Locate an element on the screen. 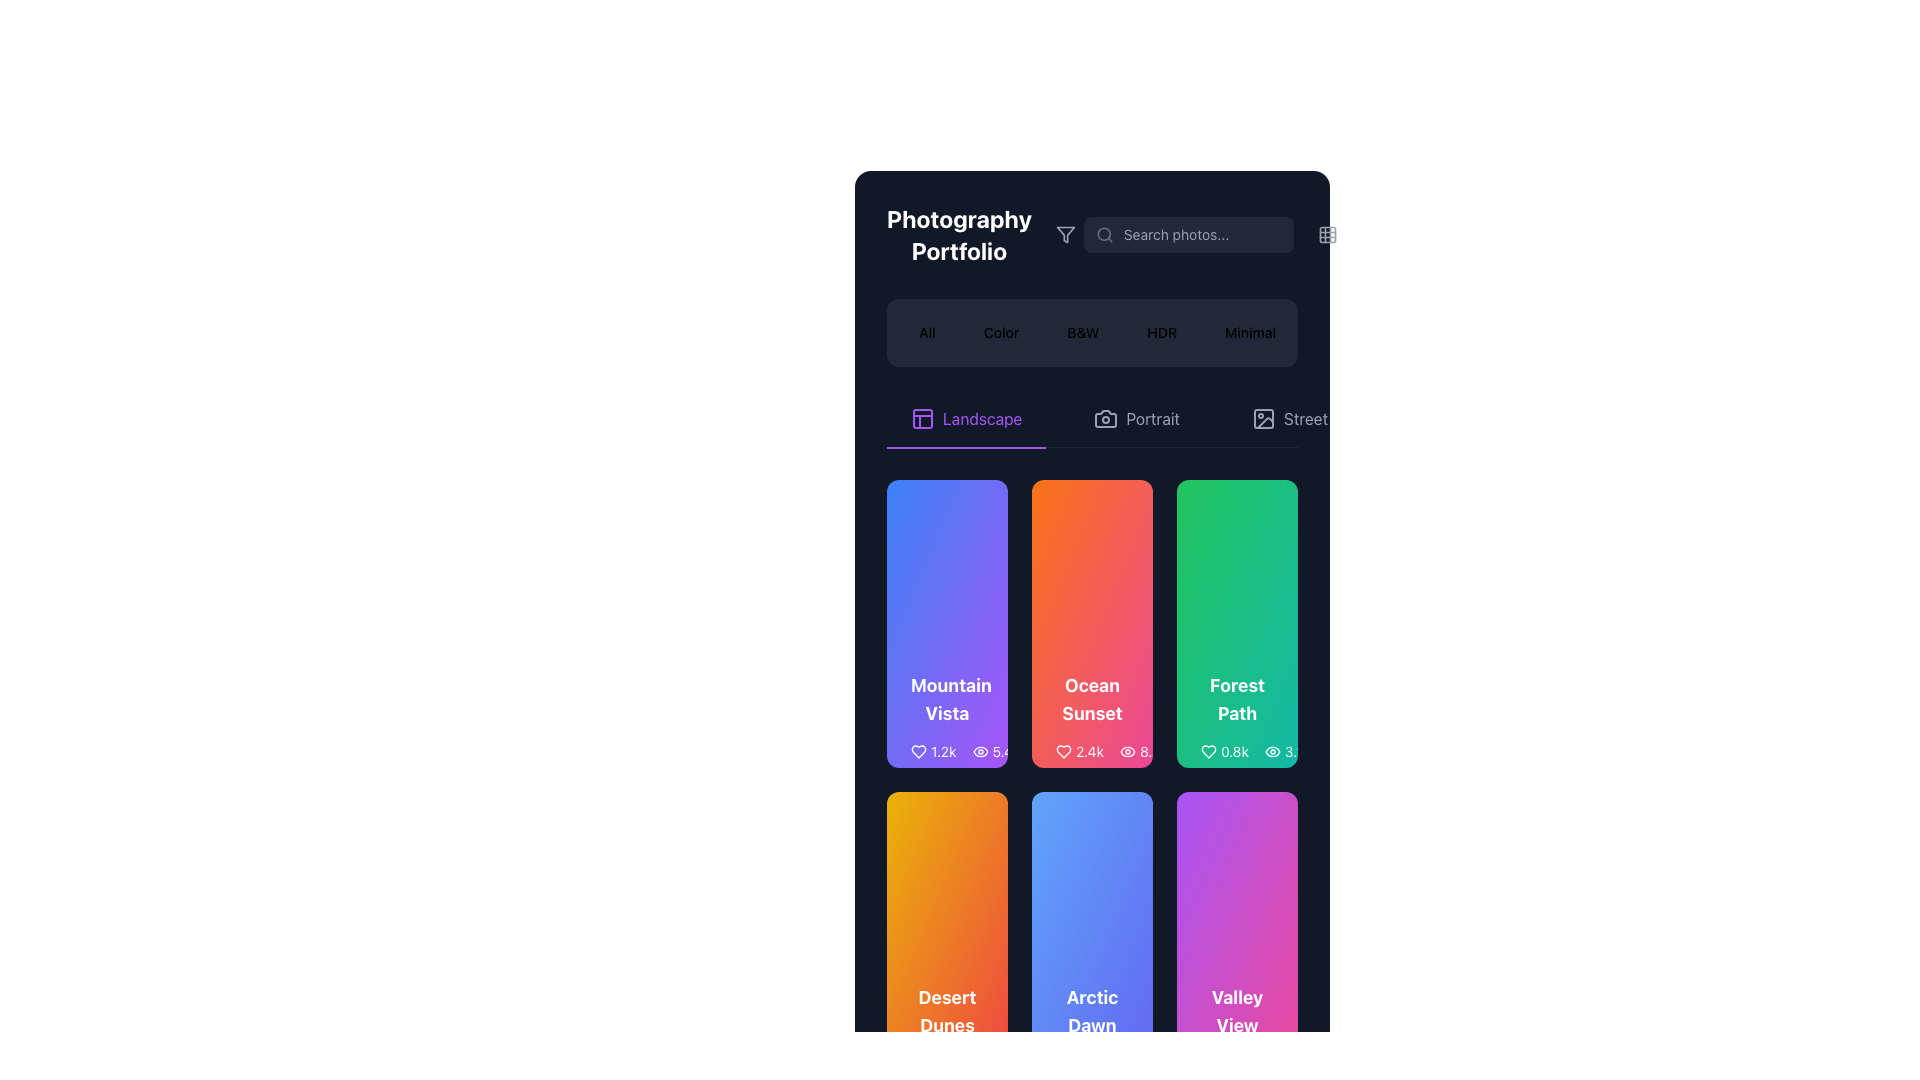 This screenshot has height=1080, width=1920. the 'B&W' button, which is the third button in a row of five is located at coordinates (1082, 331).